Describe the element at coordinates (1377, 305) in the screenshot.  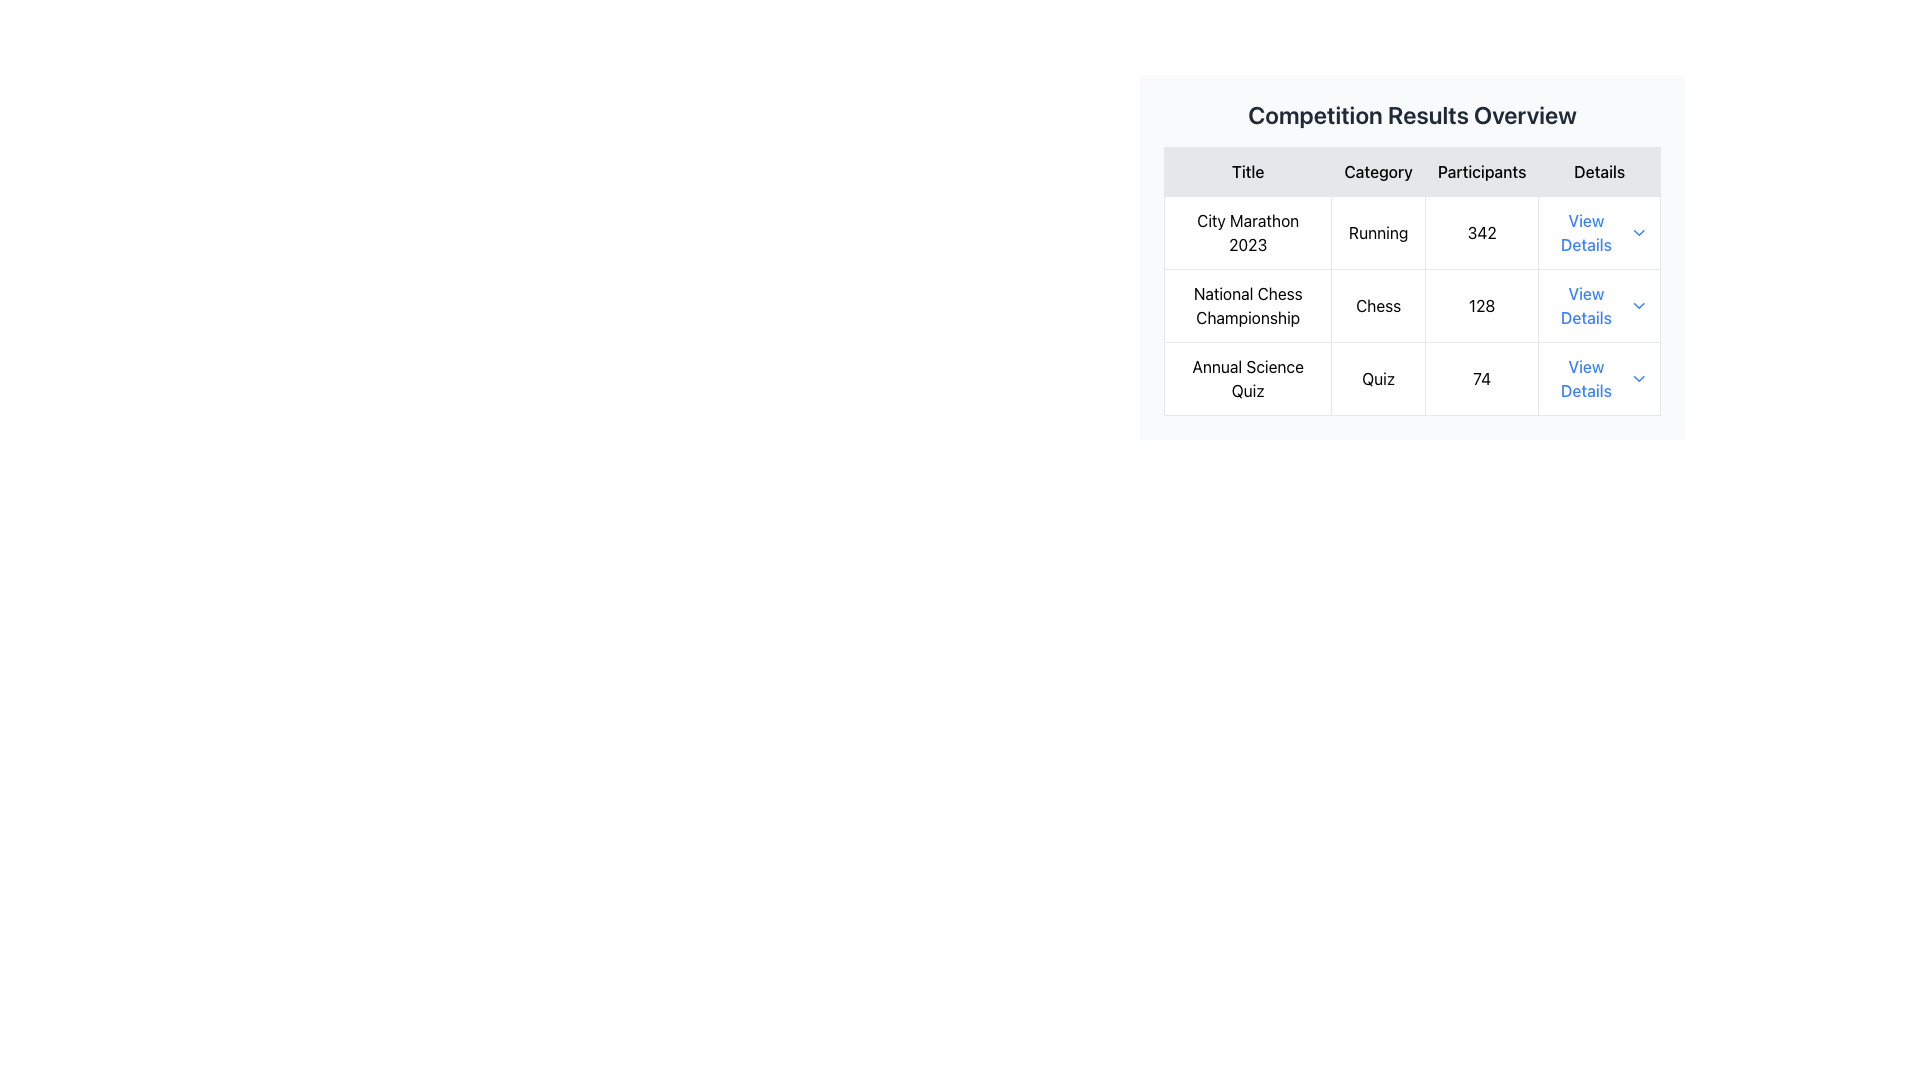
I see `the static text label indicating the category 'National Chess Championship' in the table, located under the 'Category' column` at that location.